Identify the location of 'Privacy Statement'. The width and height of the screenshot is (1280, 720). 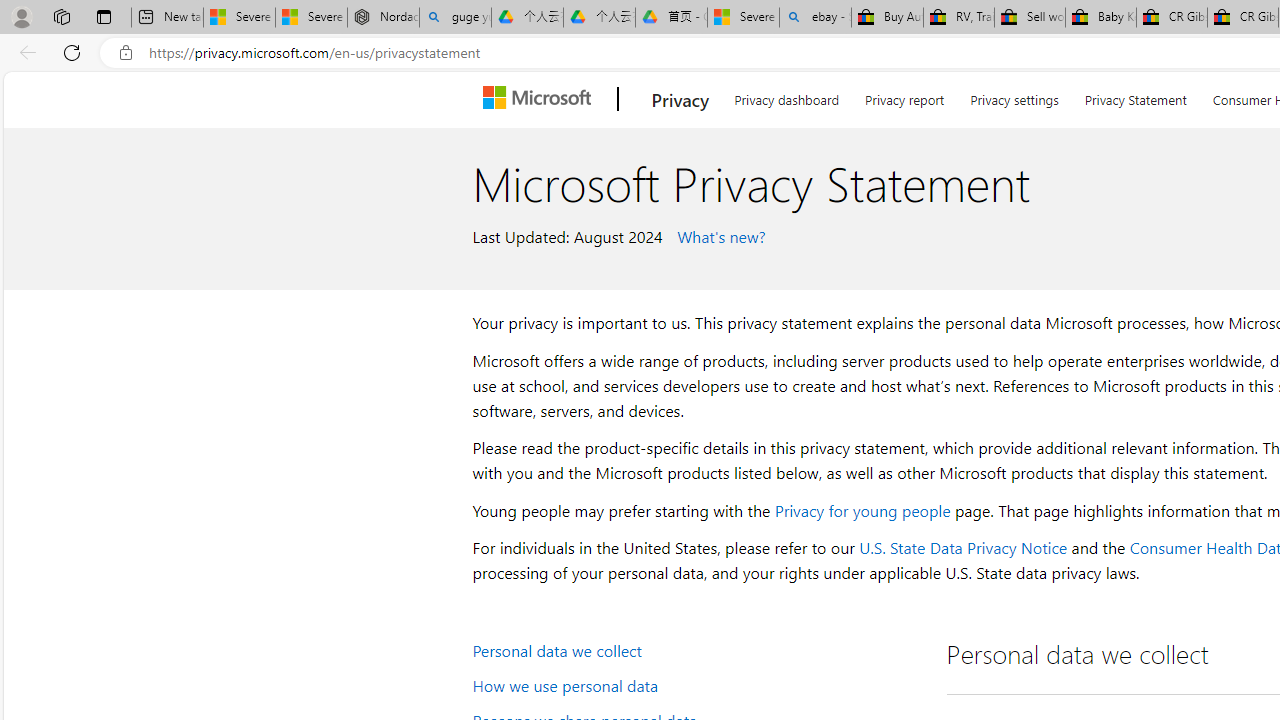
(1135, 96).